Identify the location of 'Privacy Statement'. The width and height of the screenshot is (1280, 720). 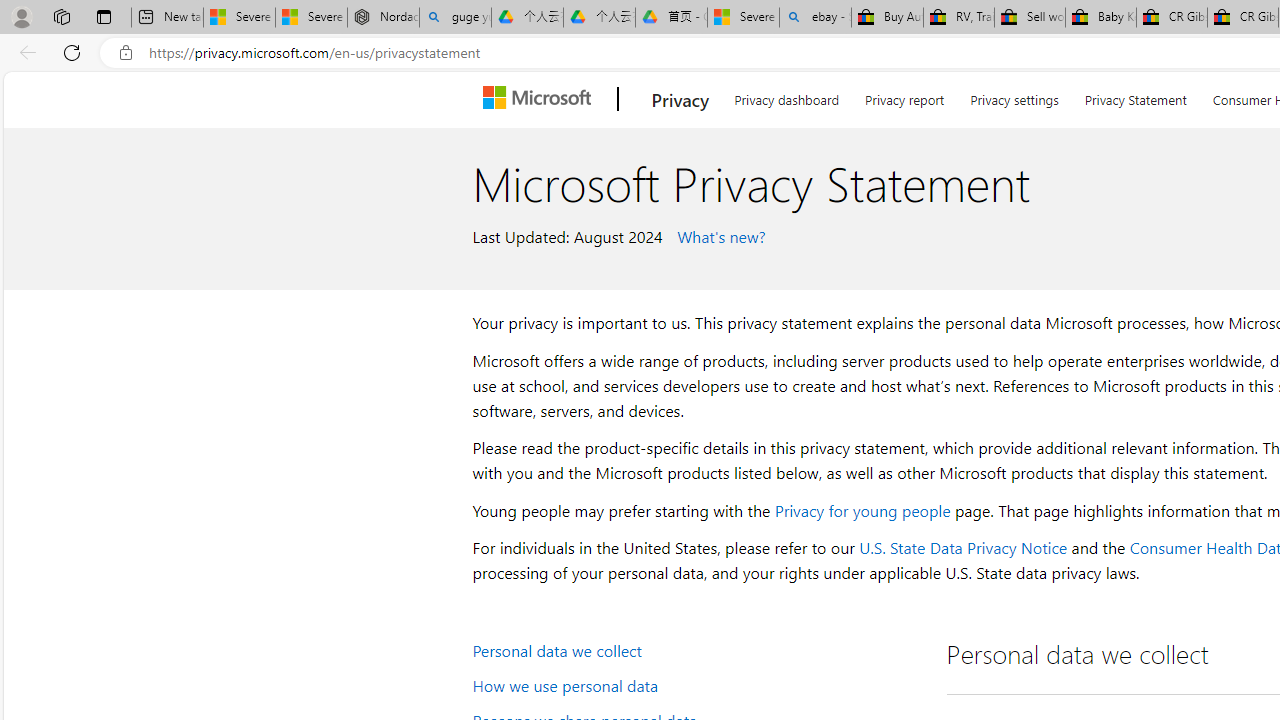
(1135, 96).